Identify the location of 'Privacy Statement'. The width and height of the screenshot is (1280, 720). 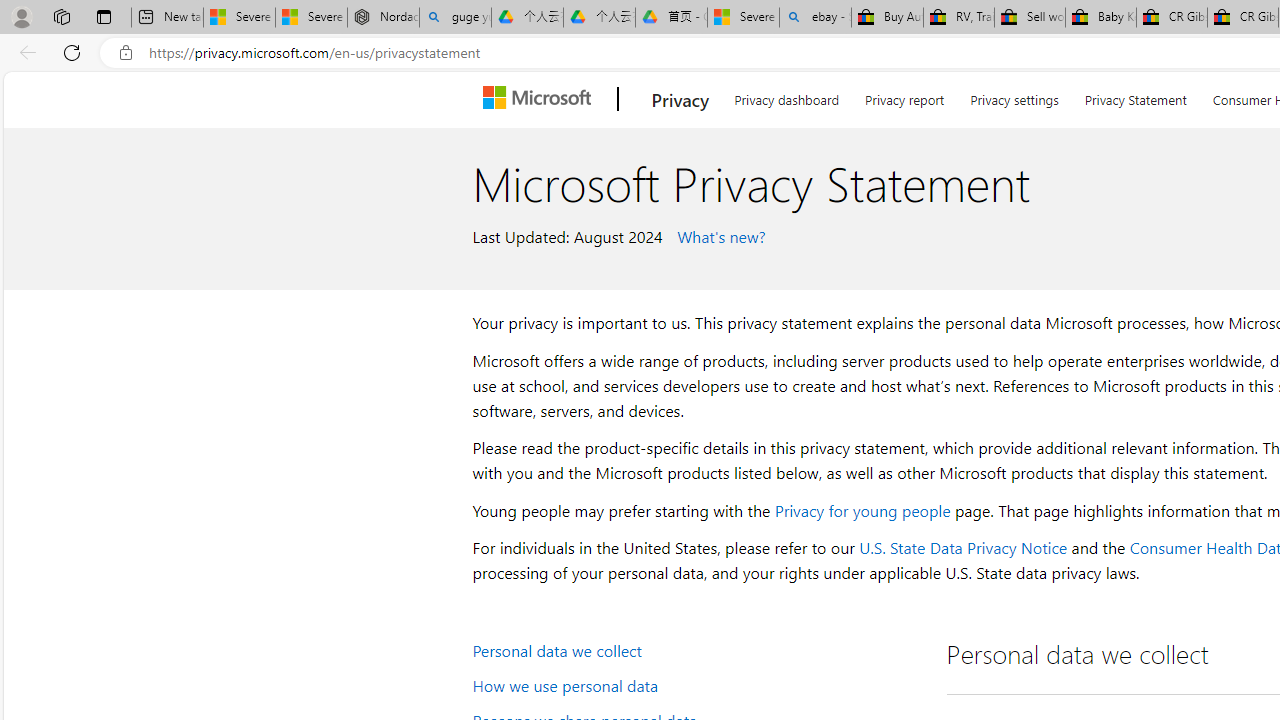
(1135, 96).